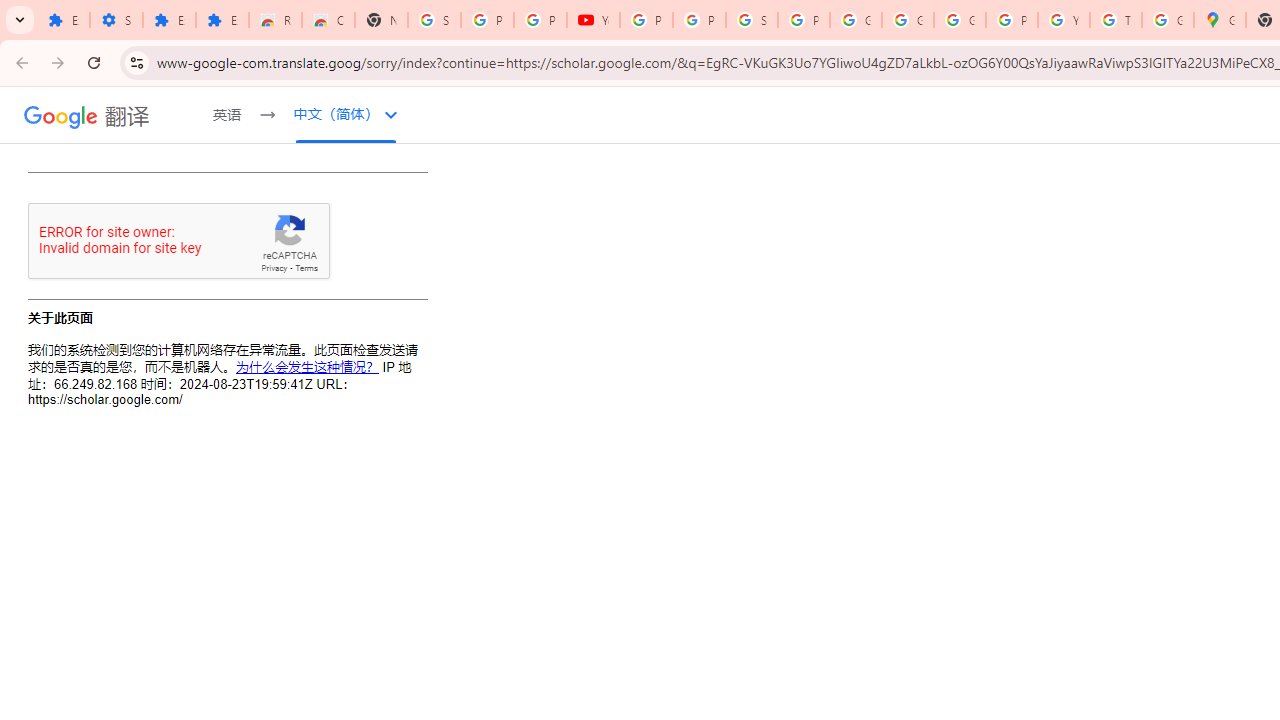 Image resolution: width=1280 pixels, height=720 pixels. What do you see at coordinates (592, 20) in the screenshot?
I see `'YouTube'` at bounding box center [592, 20].